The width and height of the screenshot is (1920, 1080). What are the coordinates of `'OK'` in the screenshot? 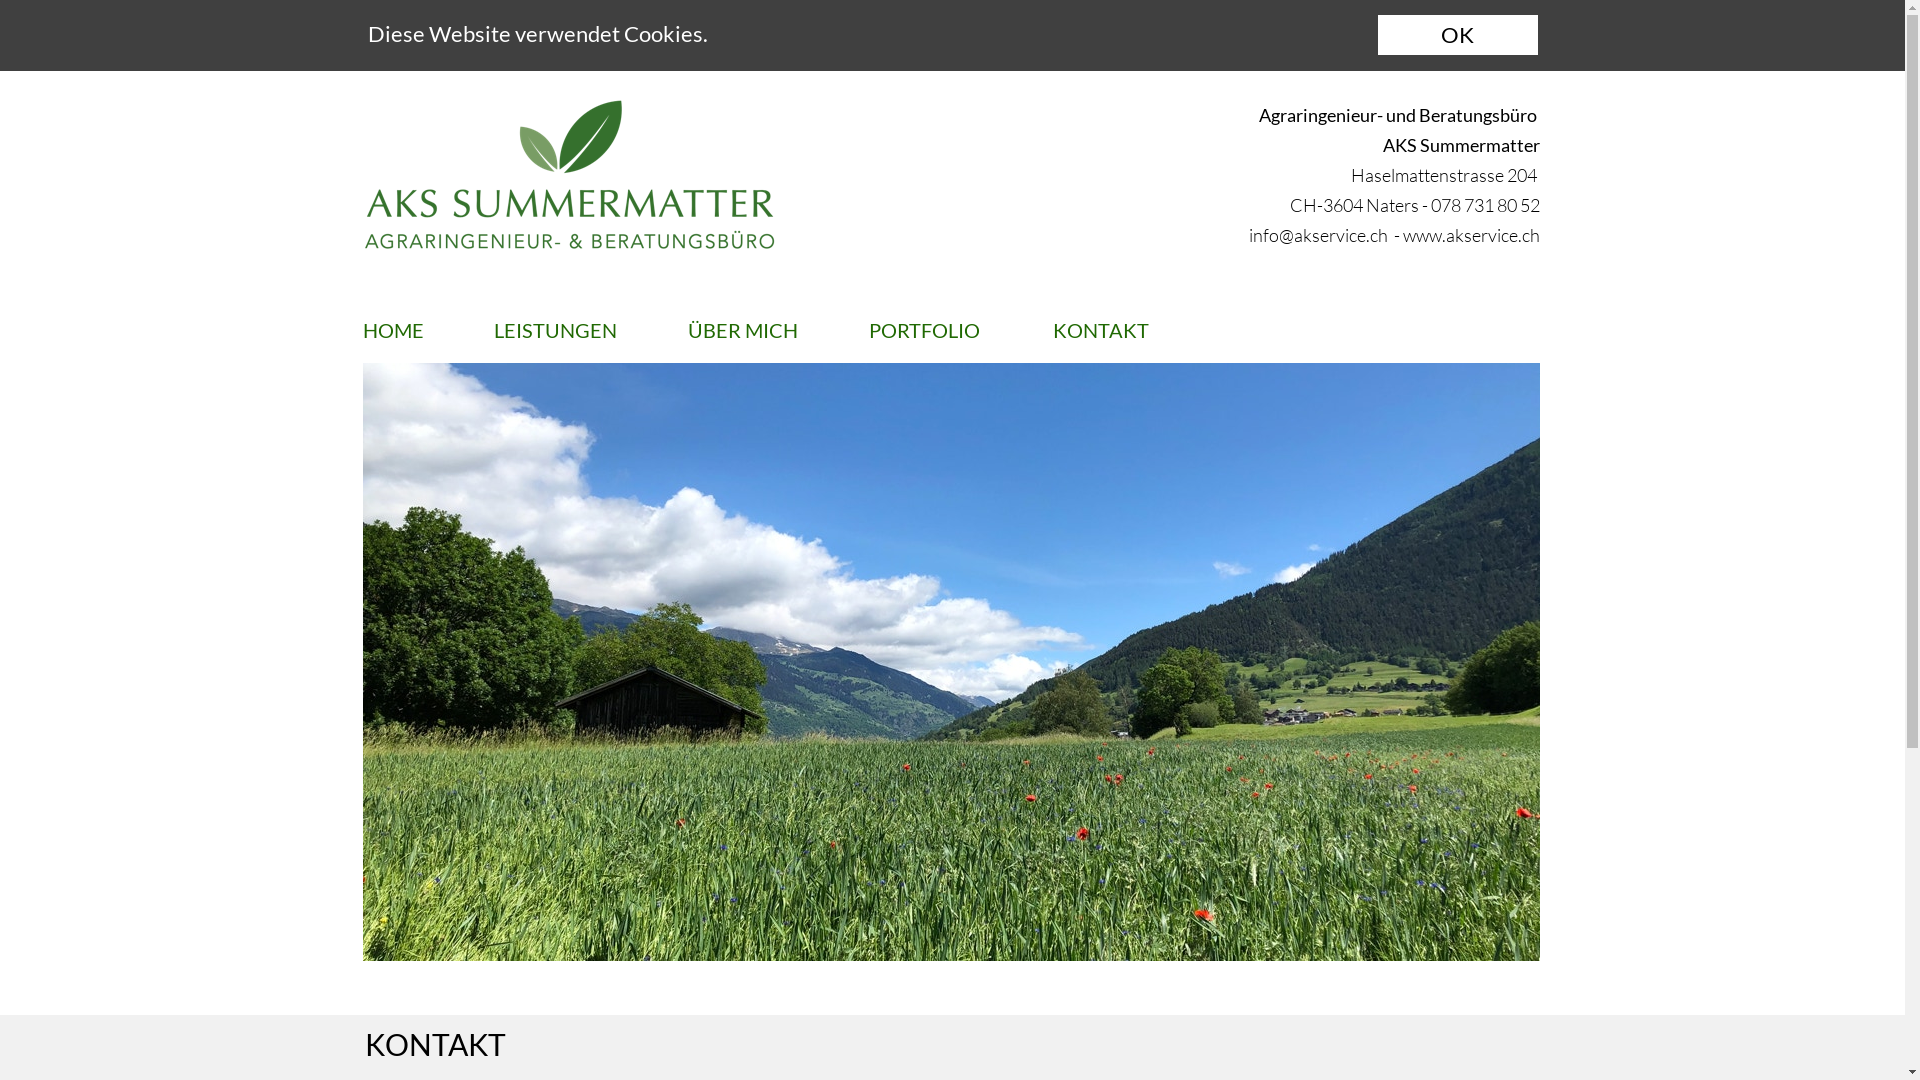 It's located at (1458, 34).